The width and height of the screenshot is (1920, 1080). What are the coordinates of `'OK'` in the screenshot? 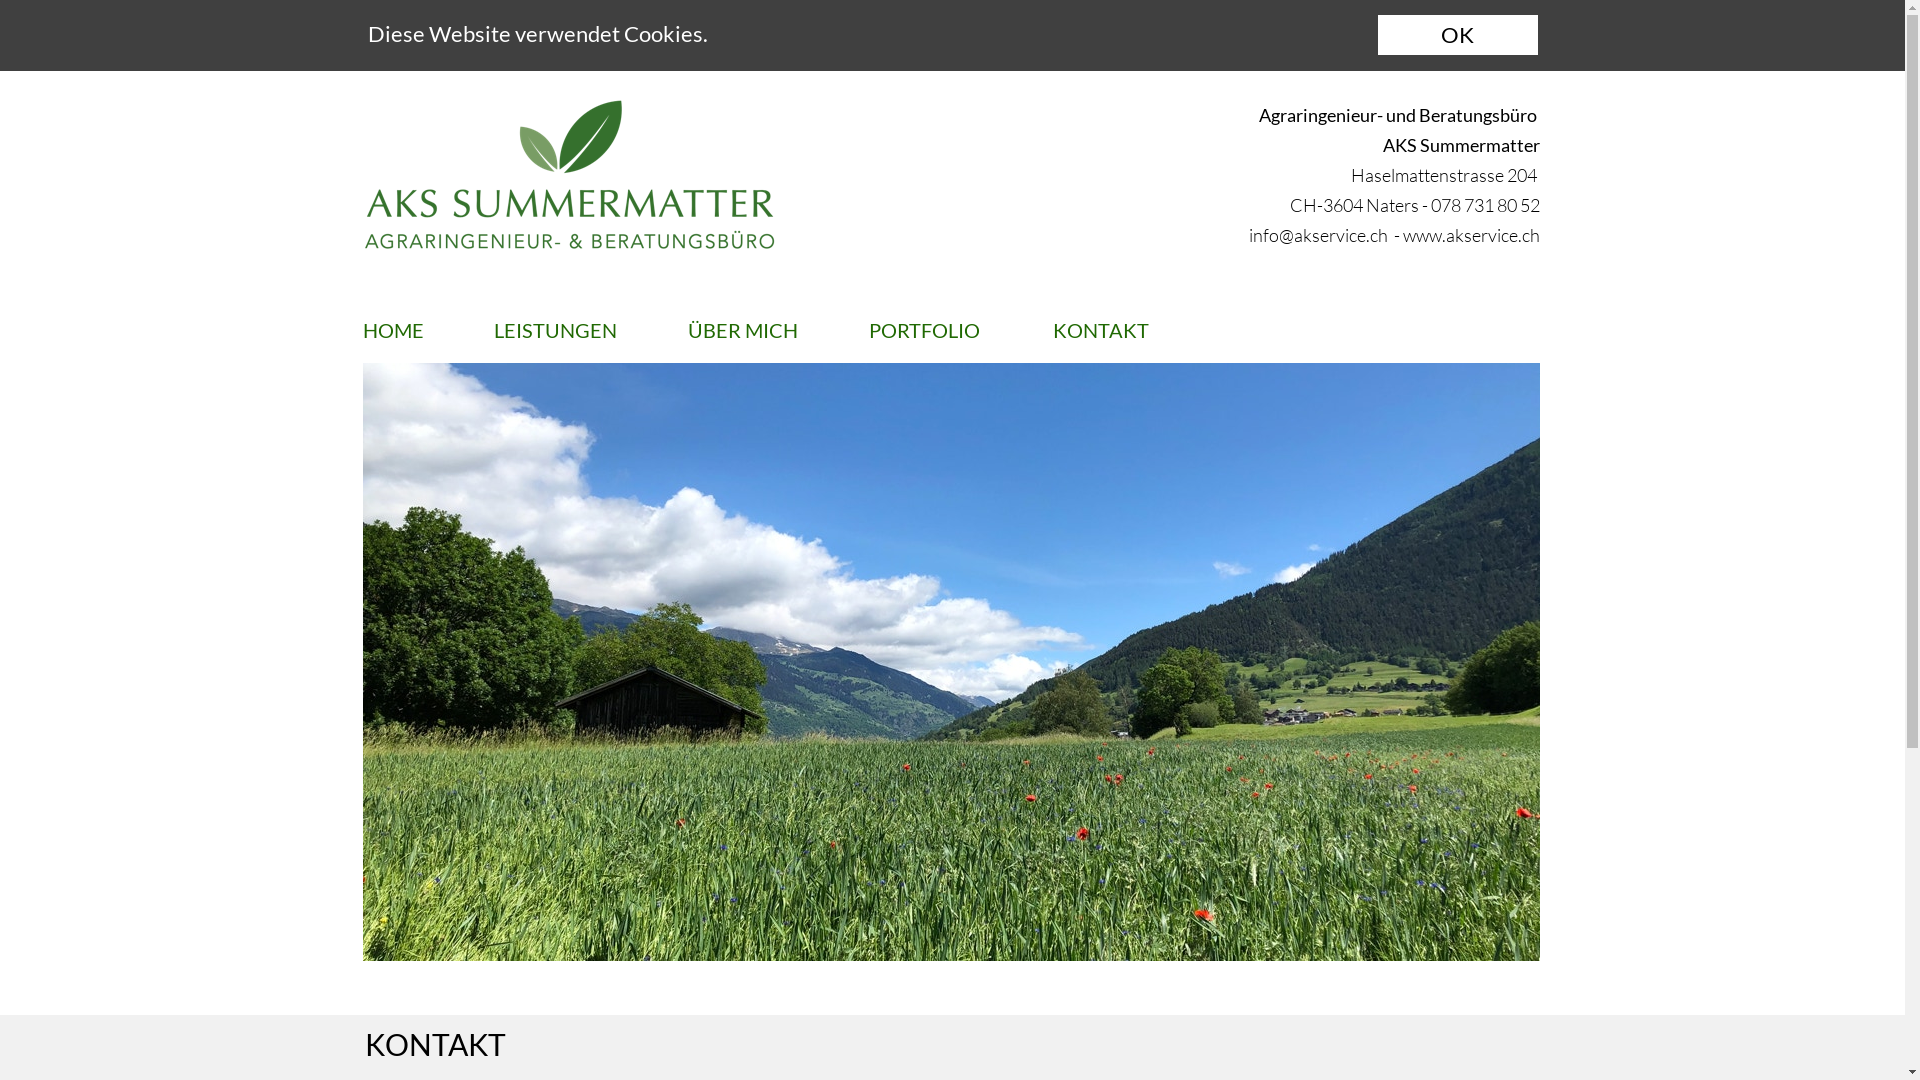 It's located at (1458, 34).